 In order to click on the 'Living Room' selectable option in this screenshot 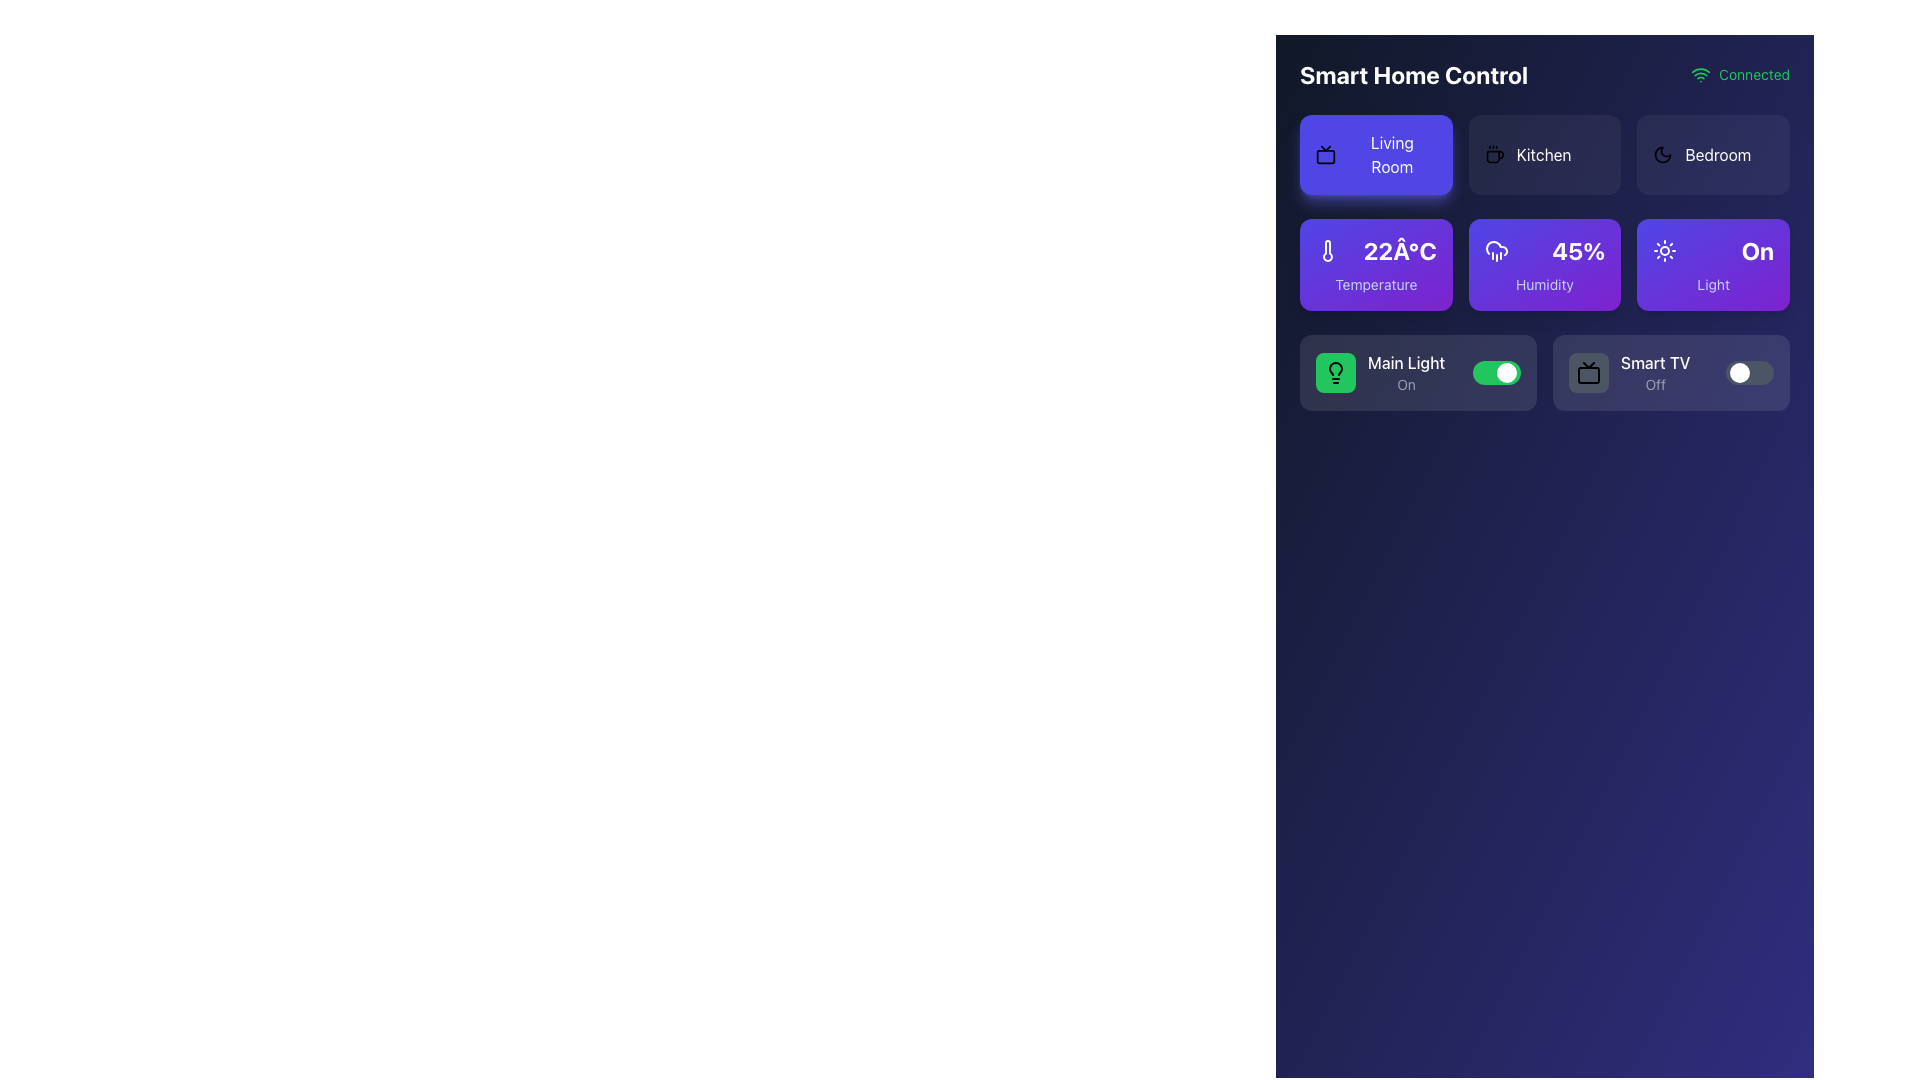, I will do `click(1375, 153)`.